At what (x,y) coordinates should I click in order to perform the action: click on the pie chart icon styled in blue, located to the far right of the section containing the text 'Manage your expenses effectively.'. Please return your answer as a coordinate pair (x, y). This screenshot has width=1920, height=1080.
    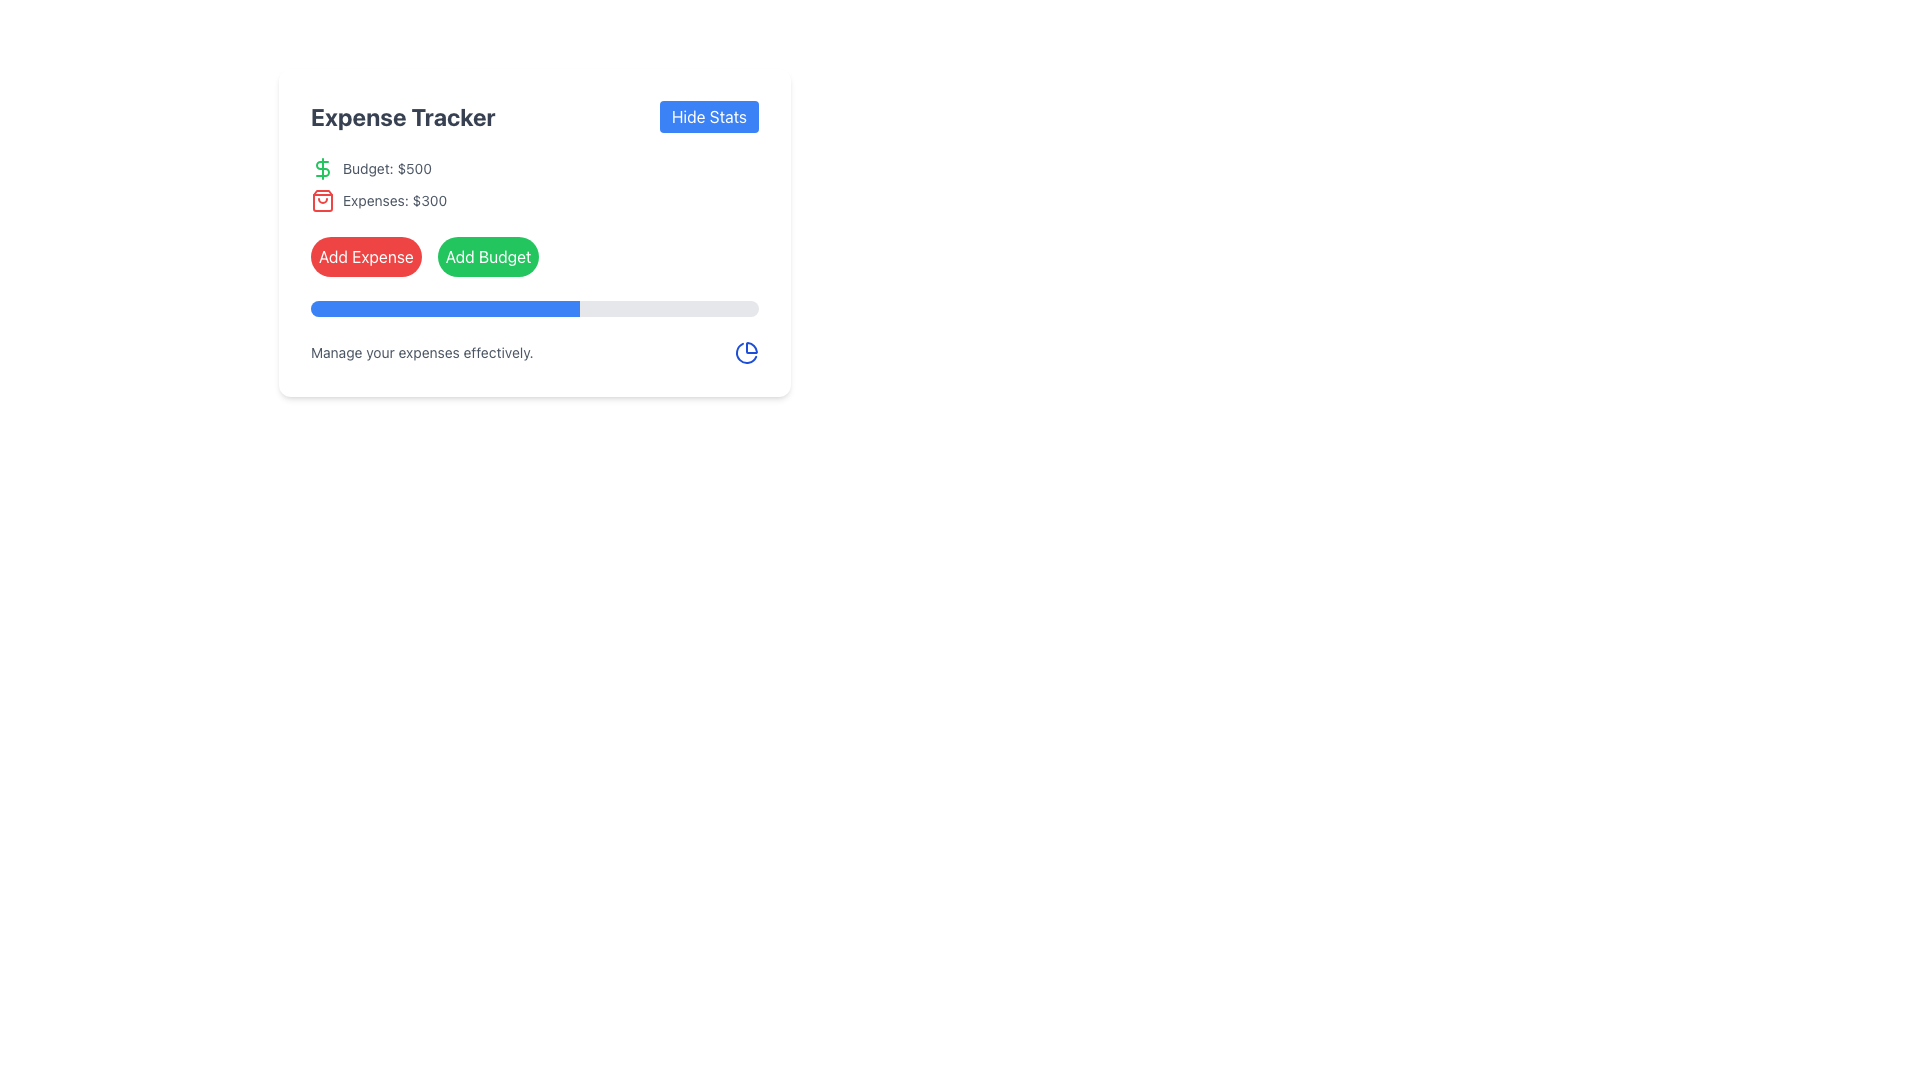
    Looking at the image, I should click on (746, 352).